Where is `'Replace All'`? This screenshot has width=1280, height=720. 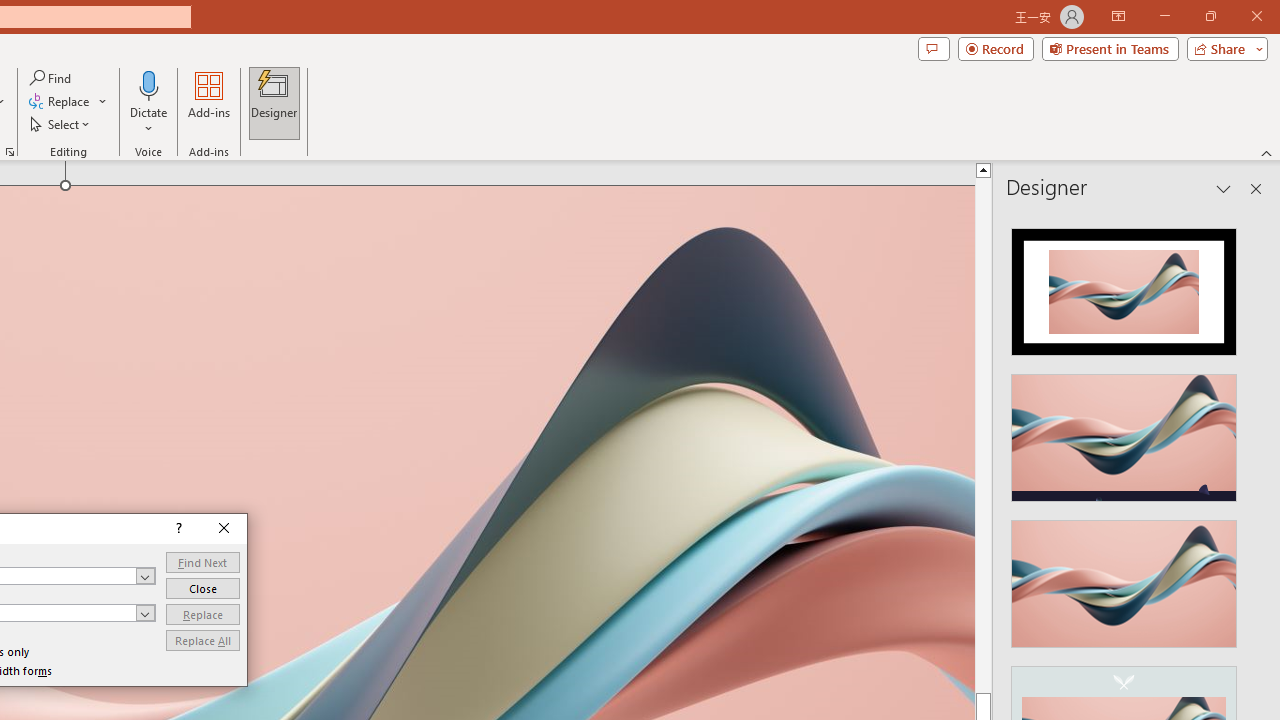
'Replace All' is located at coordinates (202, 640).